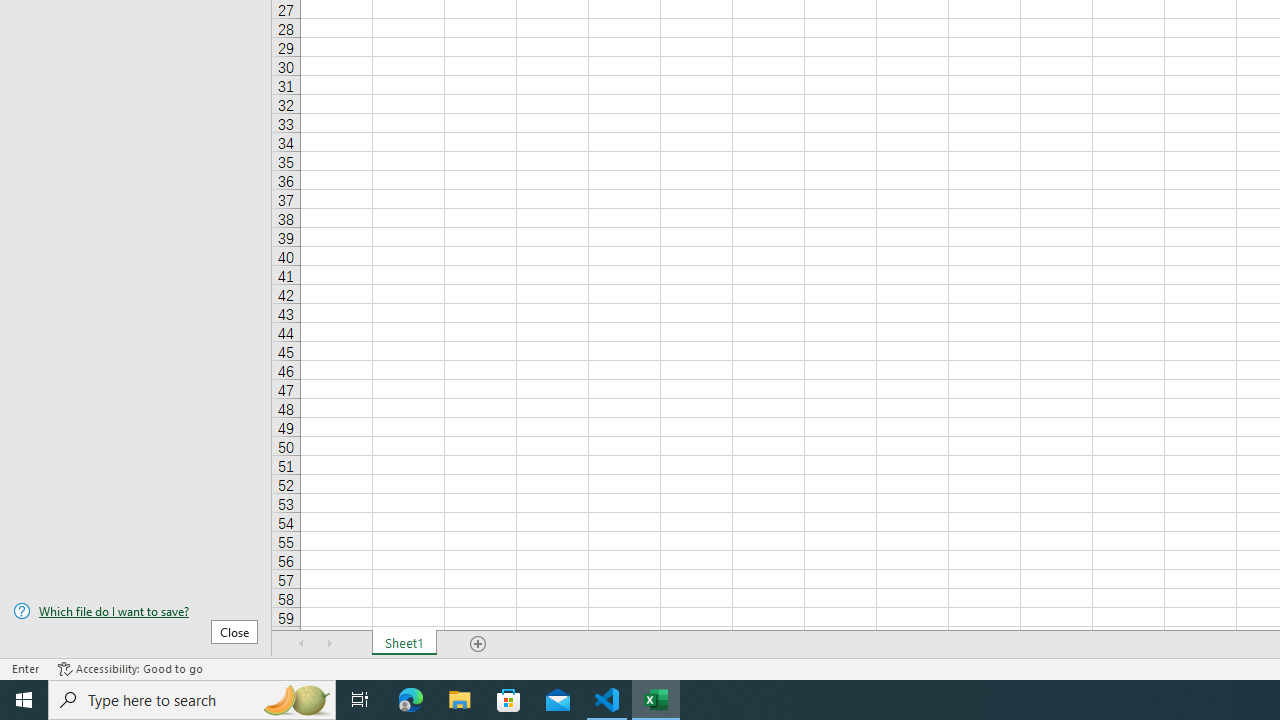  I want to click on 'Add Sheet', so click(477, 644).